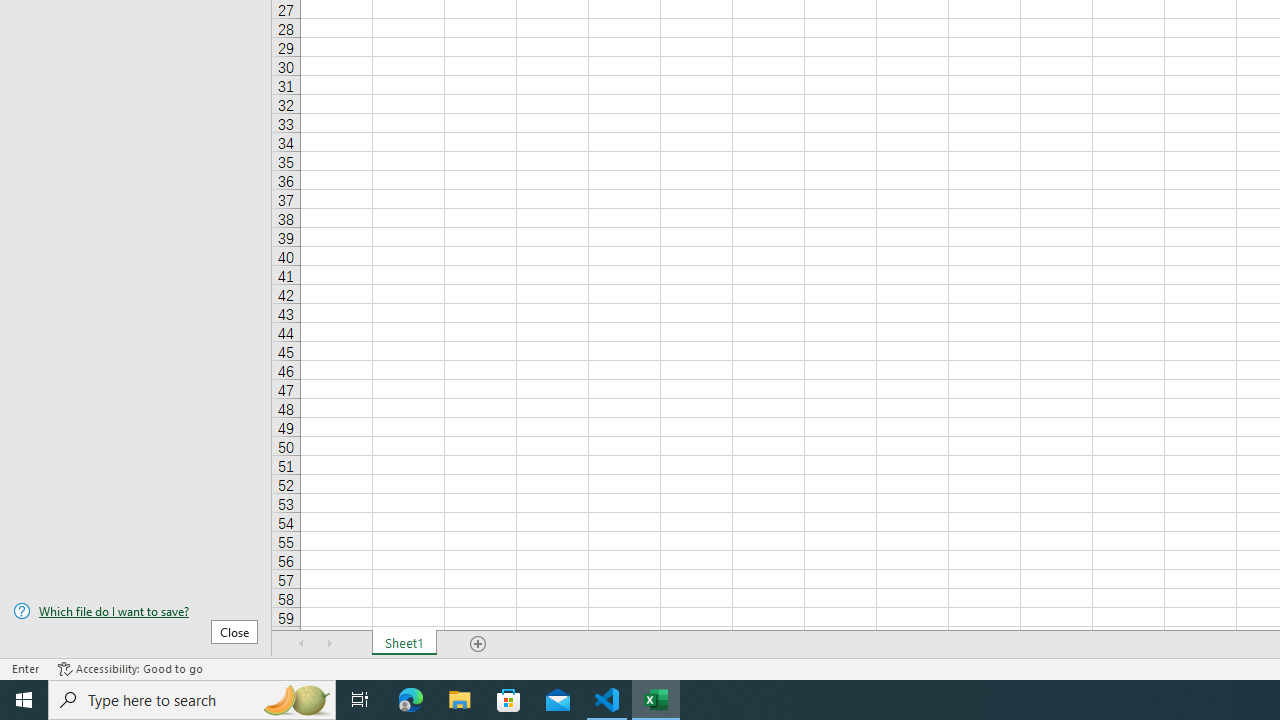  I want to click on 'Add Sheet', so click(477, 644).